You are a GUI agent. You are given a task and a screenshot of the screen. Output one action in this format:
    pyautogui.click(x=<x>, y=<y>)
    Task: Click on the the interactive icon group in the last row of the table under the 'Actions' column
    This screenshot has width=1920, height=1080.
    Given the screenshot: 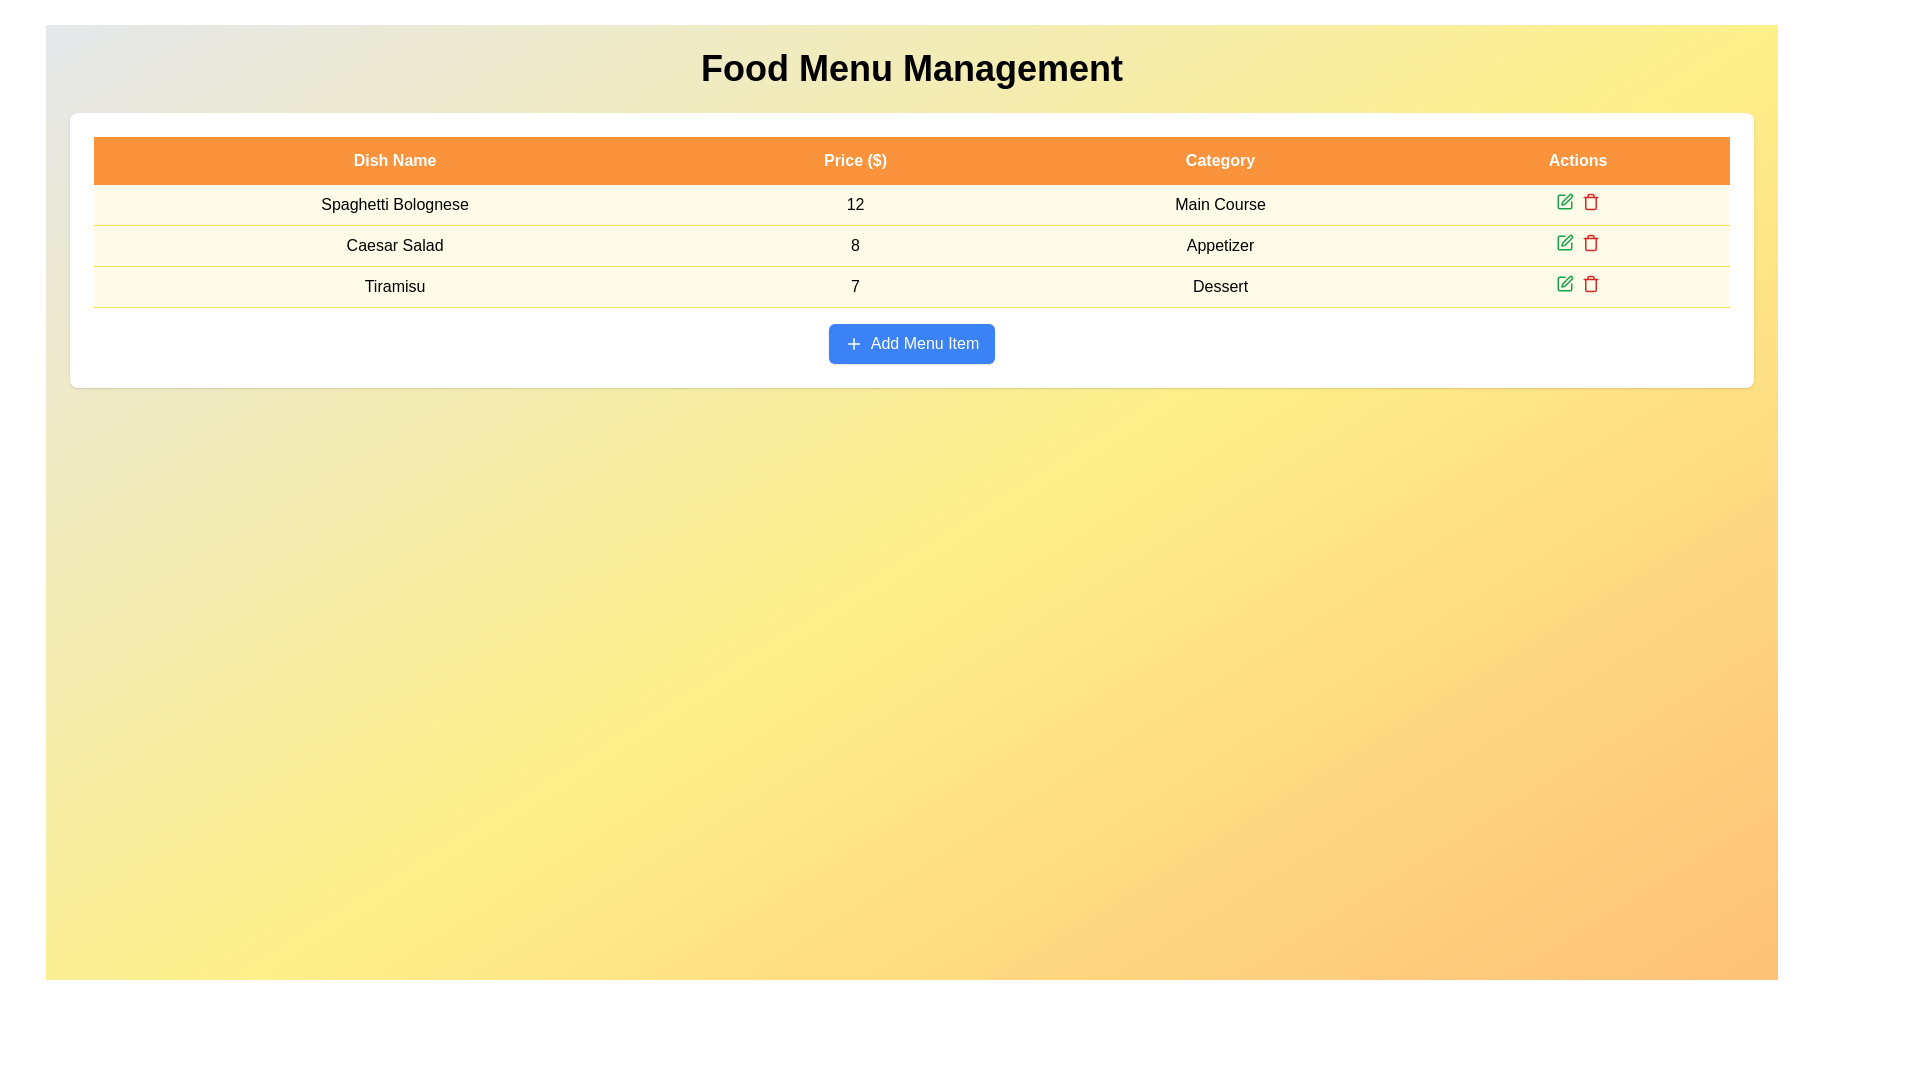 What is the action you would take?
    pyautogui.click(x=1577, y=284)
    